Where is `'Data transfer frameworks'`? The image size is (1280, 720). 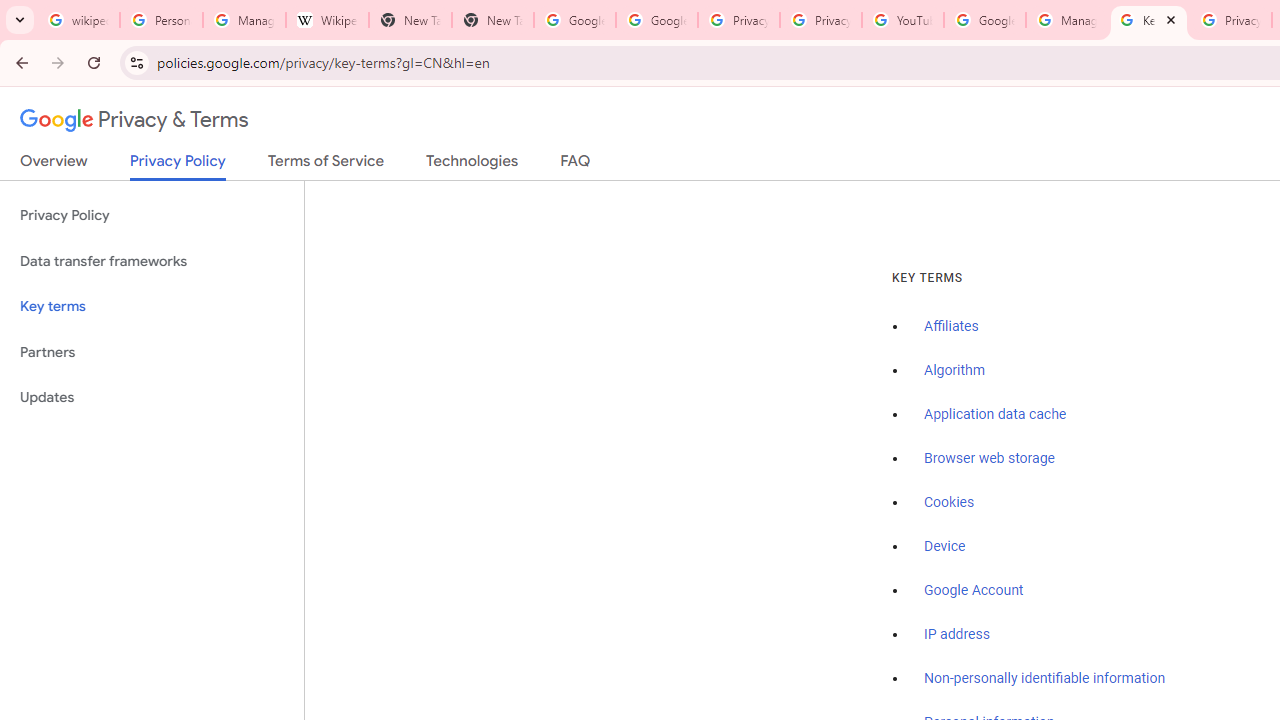 'Data transfer frameworks' is located at coordinates (151, 260).